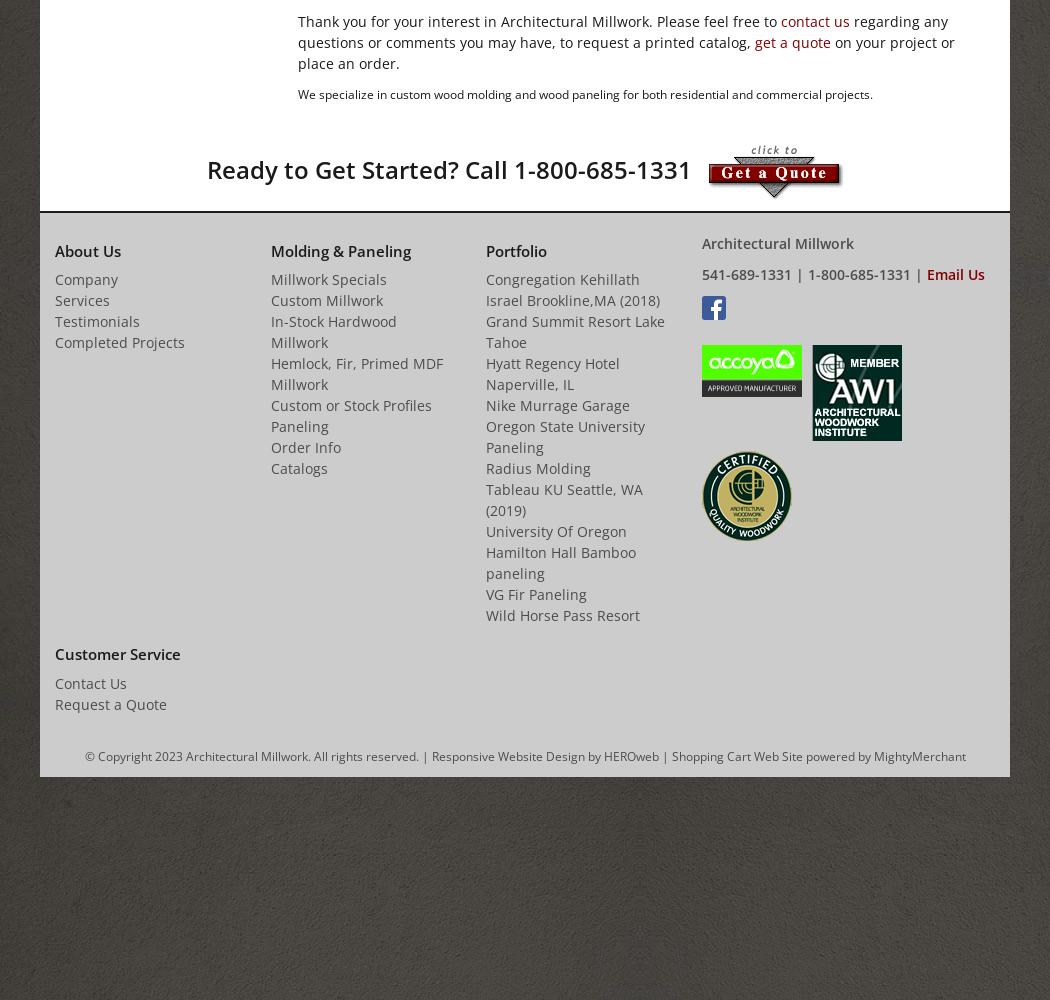 The image size is (1050, 1000). What do you see at coordinates (86, 279) in the screenshot?
I see `'Company'` at bounding box center [86, 279].